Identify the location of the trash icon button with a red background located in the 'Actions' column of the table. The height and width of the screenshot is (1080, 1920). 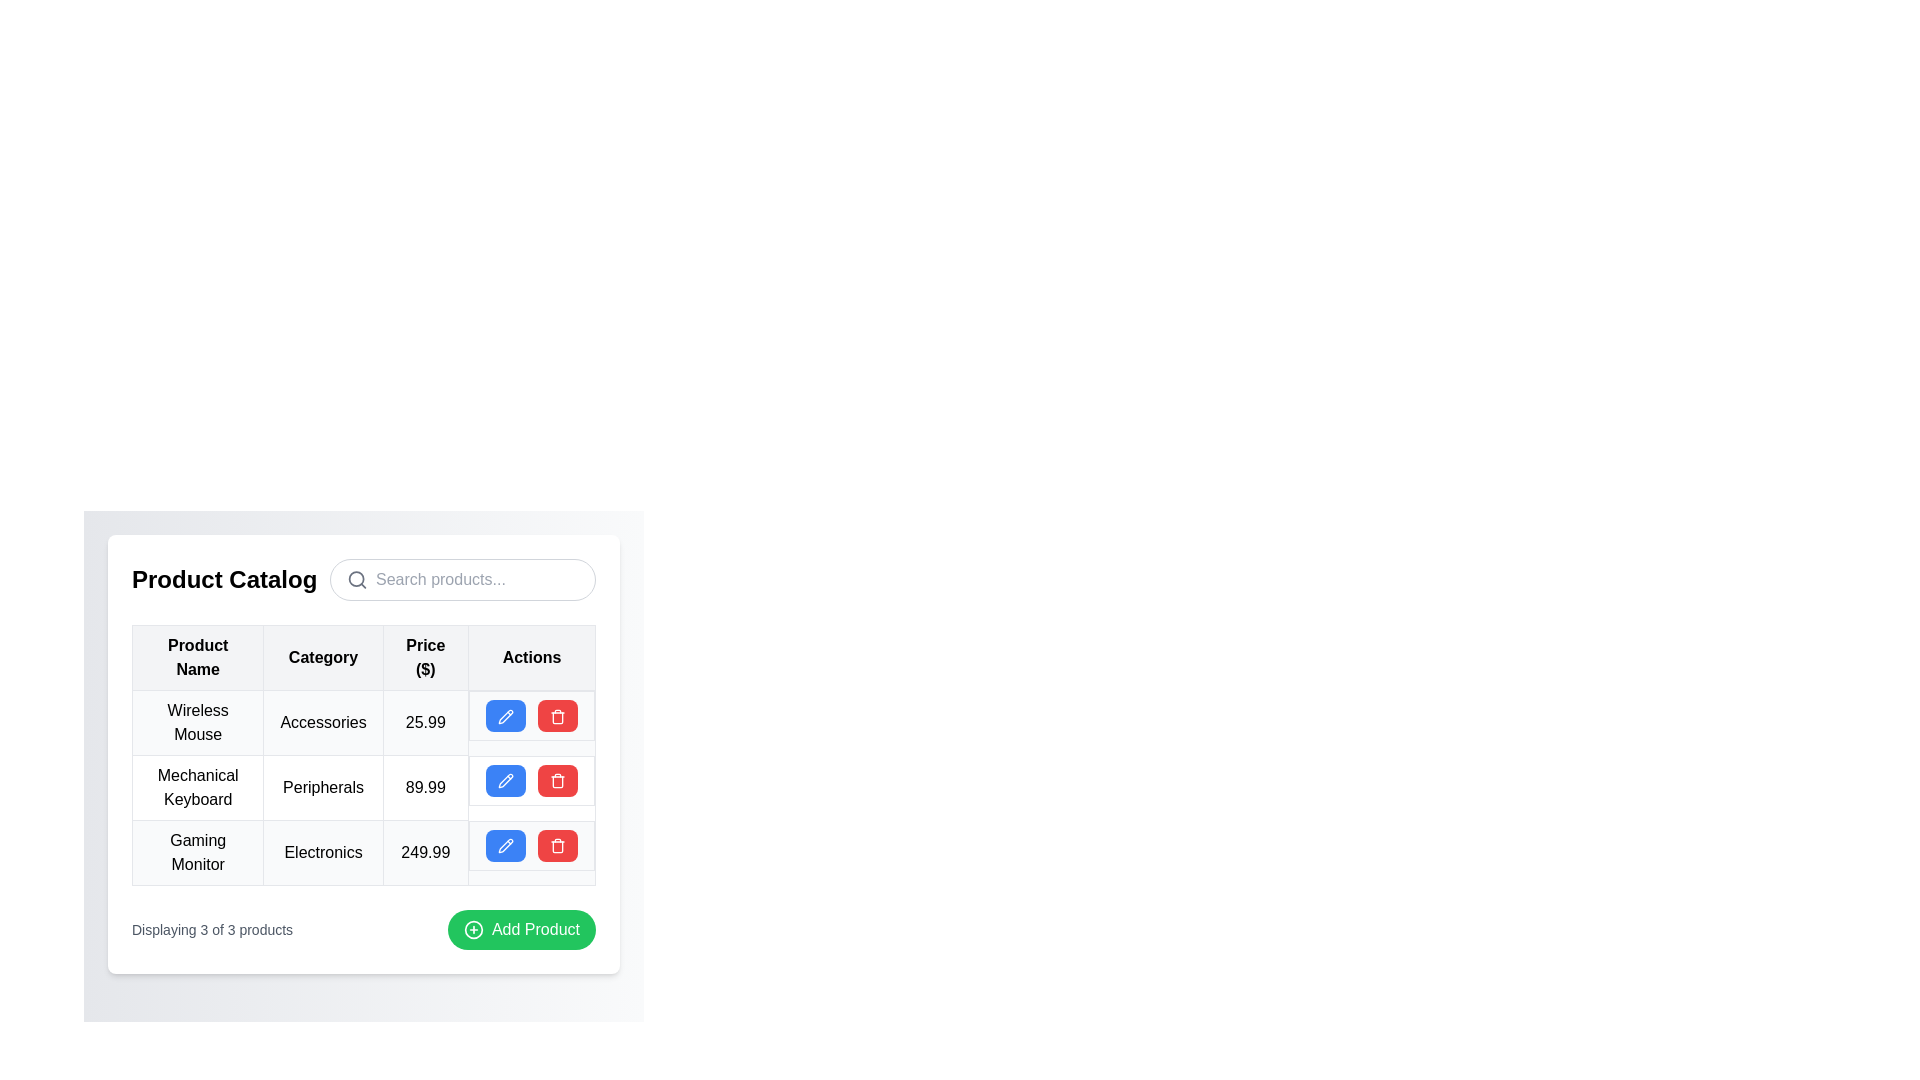
(557, 846).